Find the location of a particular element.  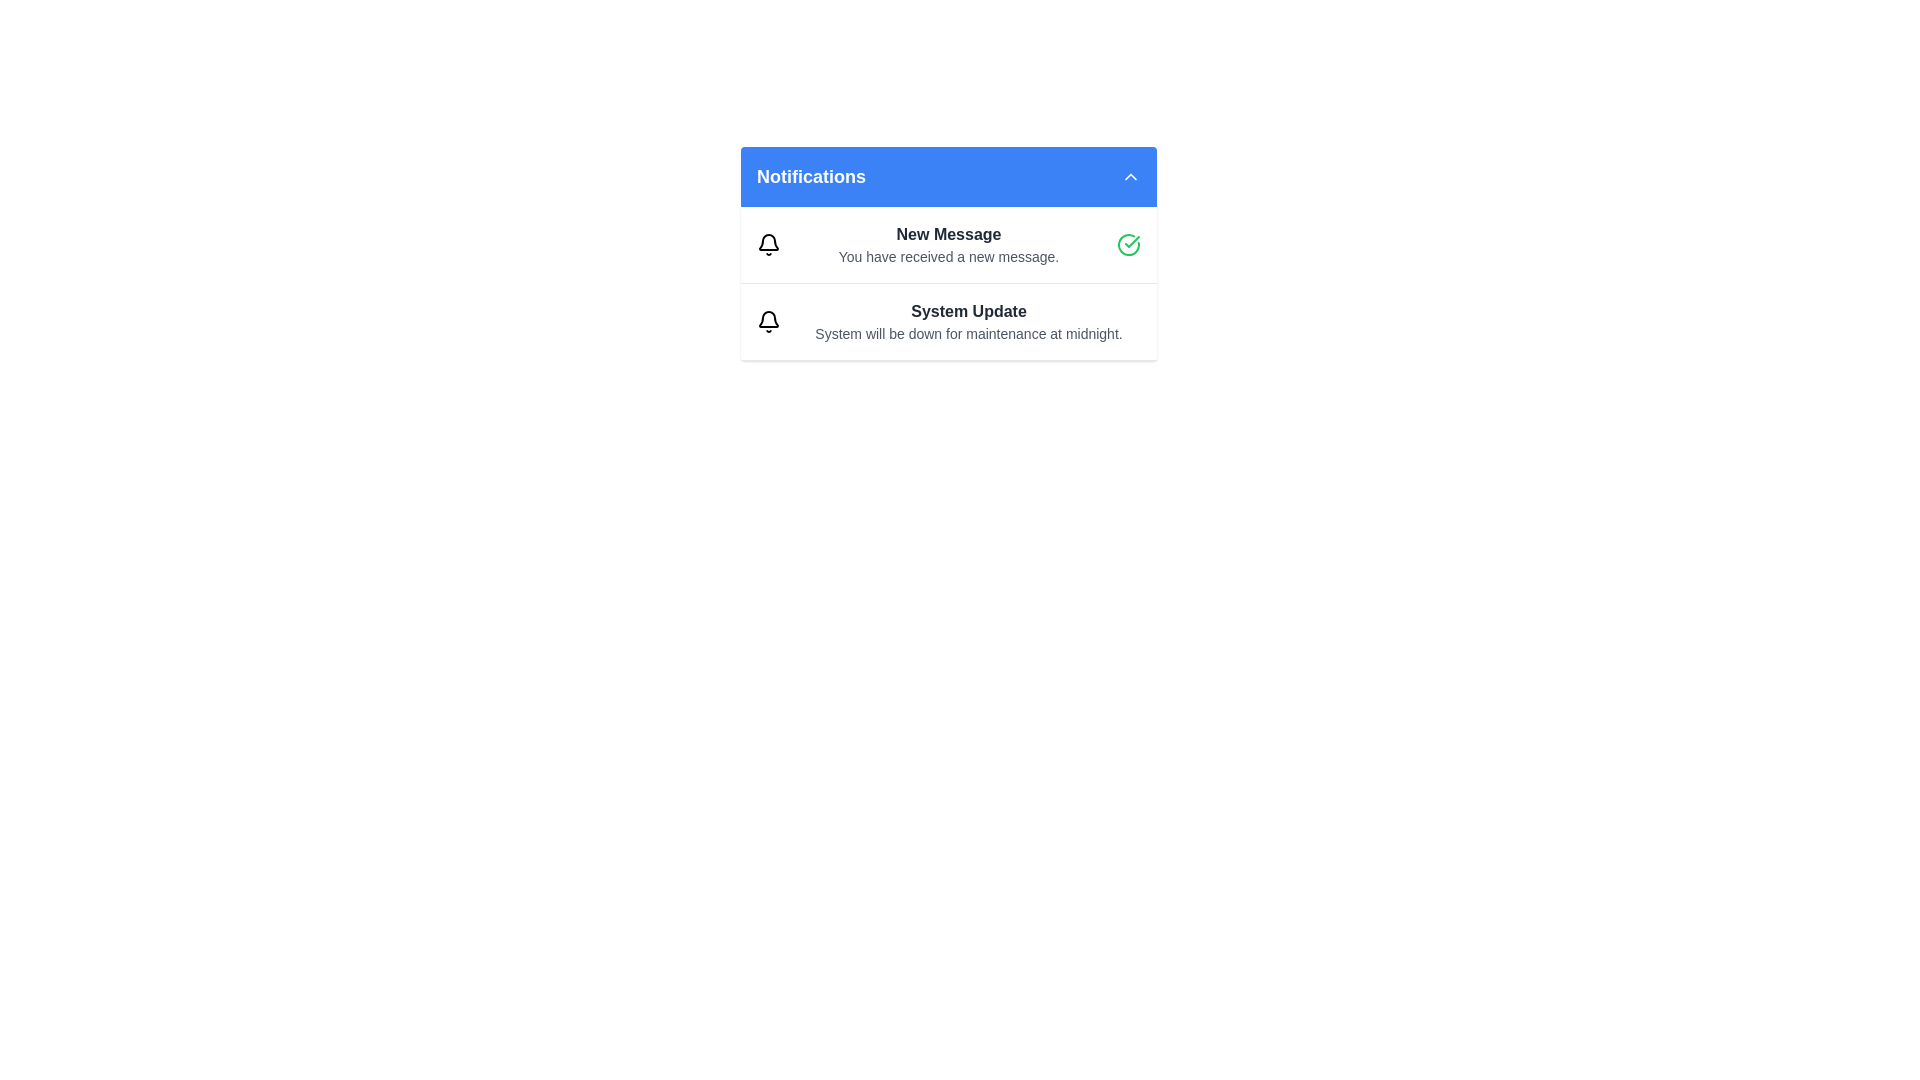

the second text block in the notifications panel that provides information about a scheduled system maintenance update is located at coordinates (969, 320).